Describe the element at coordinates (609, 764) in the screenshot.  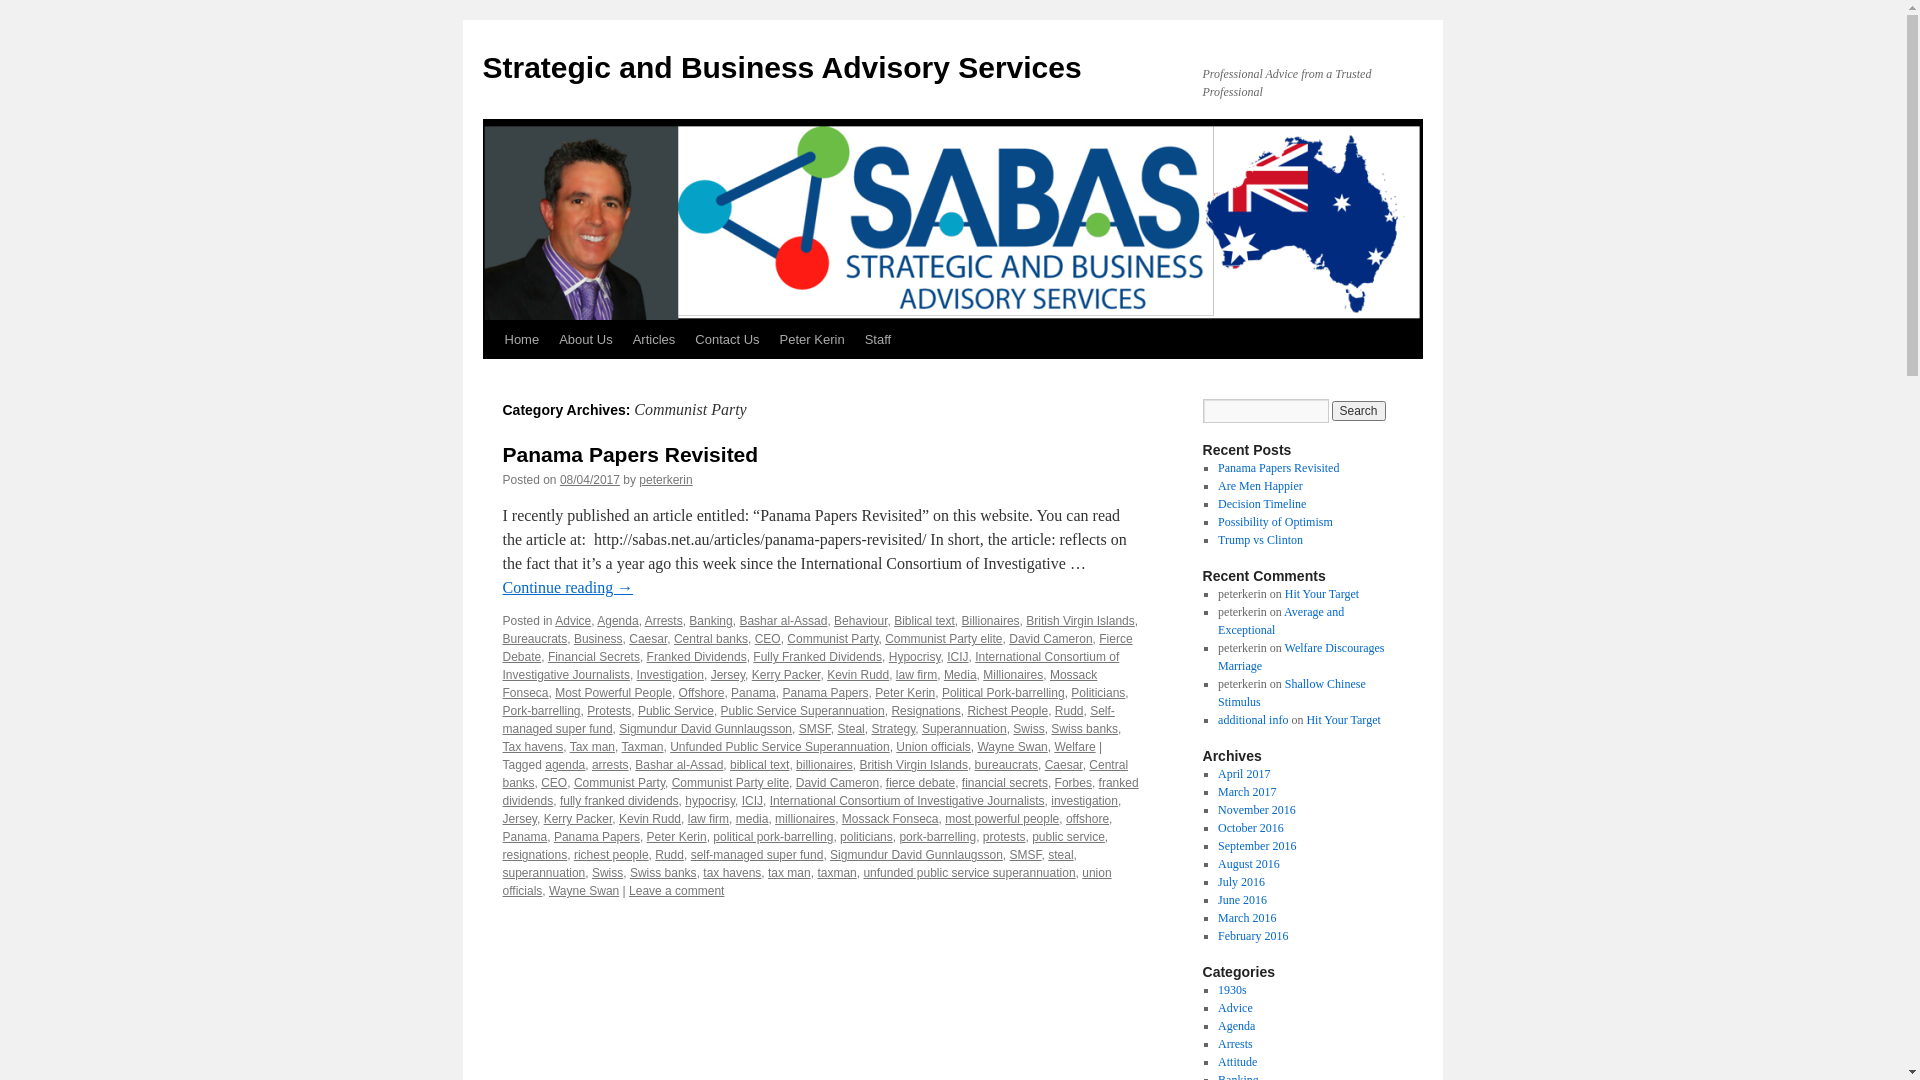
I see `'arrests'` at that location.